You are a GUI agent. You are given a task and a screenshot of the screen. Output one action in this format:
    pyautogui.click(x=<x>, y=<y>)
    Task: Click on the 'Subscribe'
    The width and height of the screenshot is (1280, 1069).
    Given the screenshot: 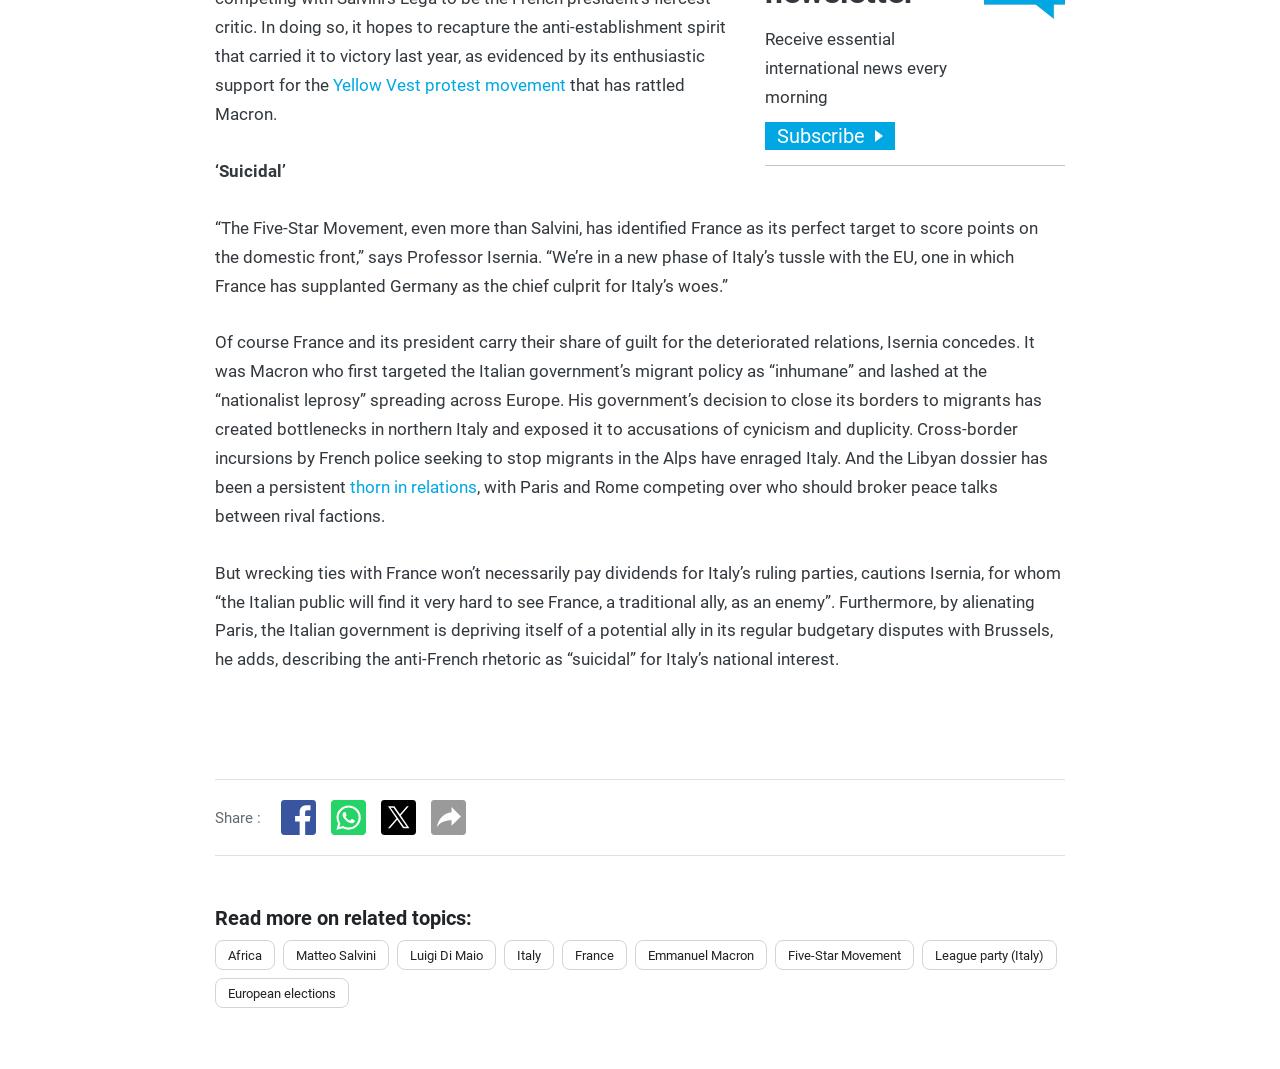 What is the action you would take?
    pyautogui.click(x=820, y=135)
    